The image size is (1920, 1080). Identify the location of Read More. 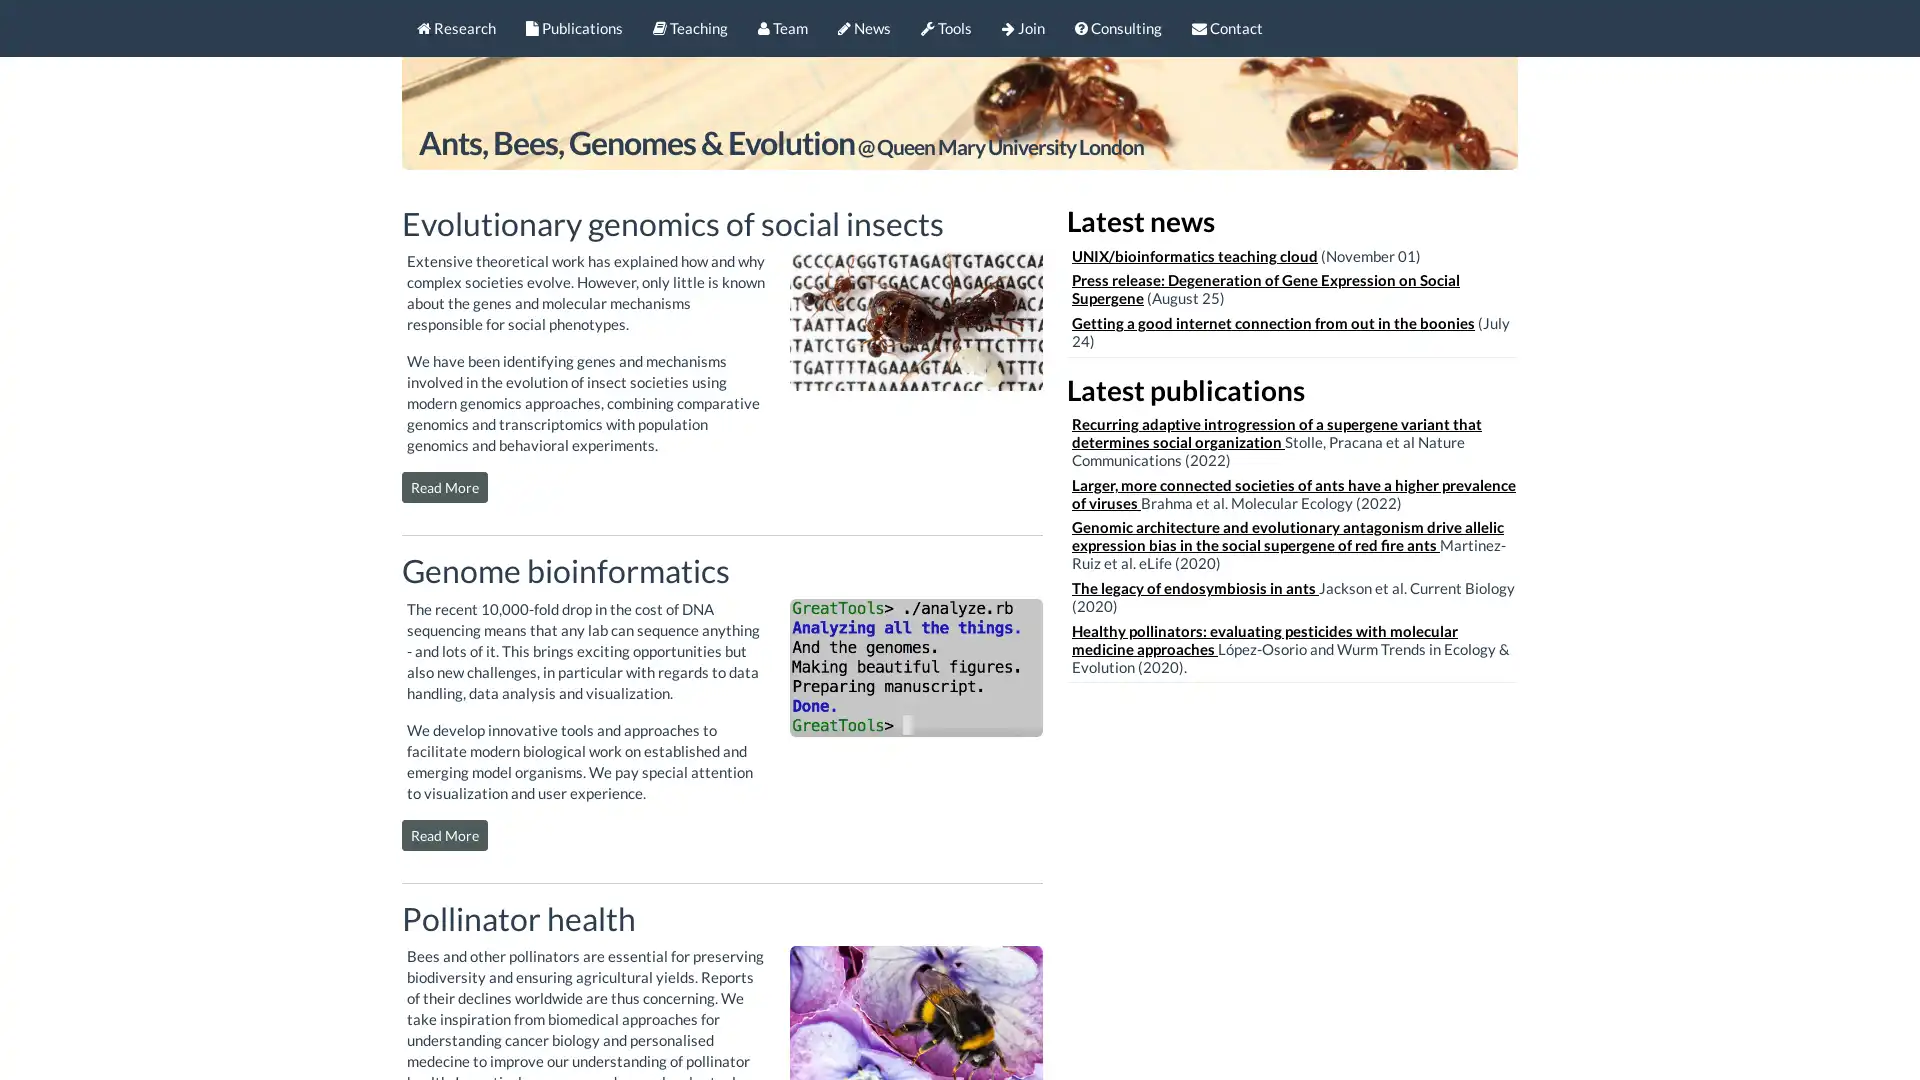
(444, 487).